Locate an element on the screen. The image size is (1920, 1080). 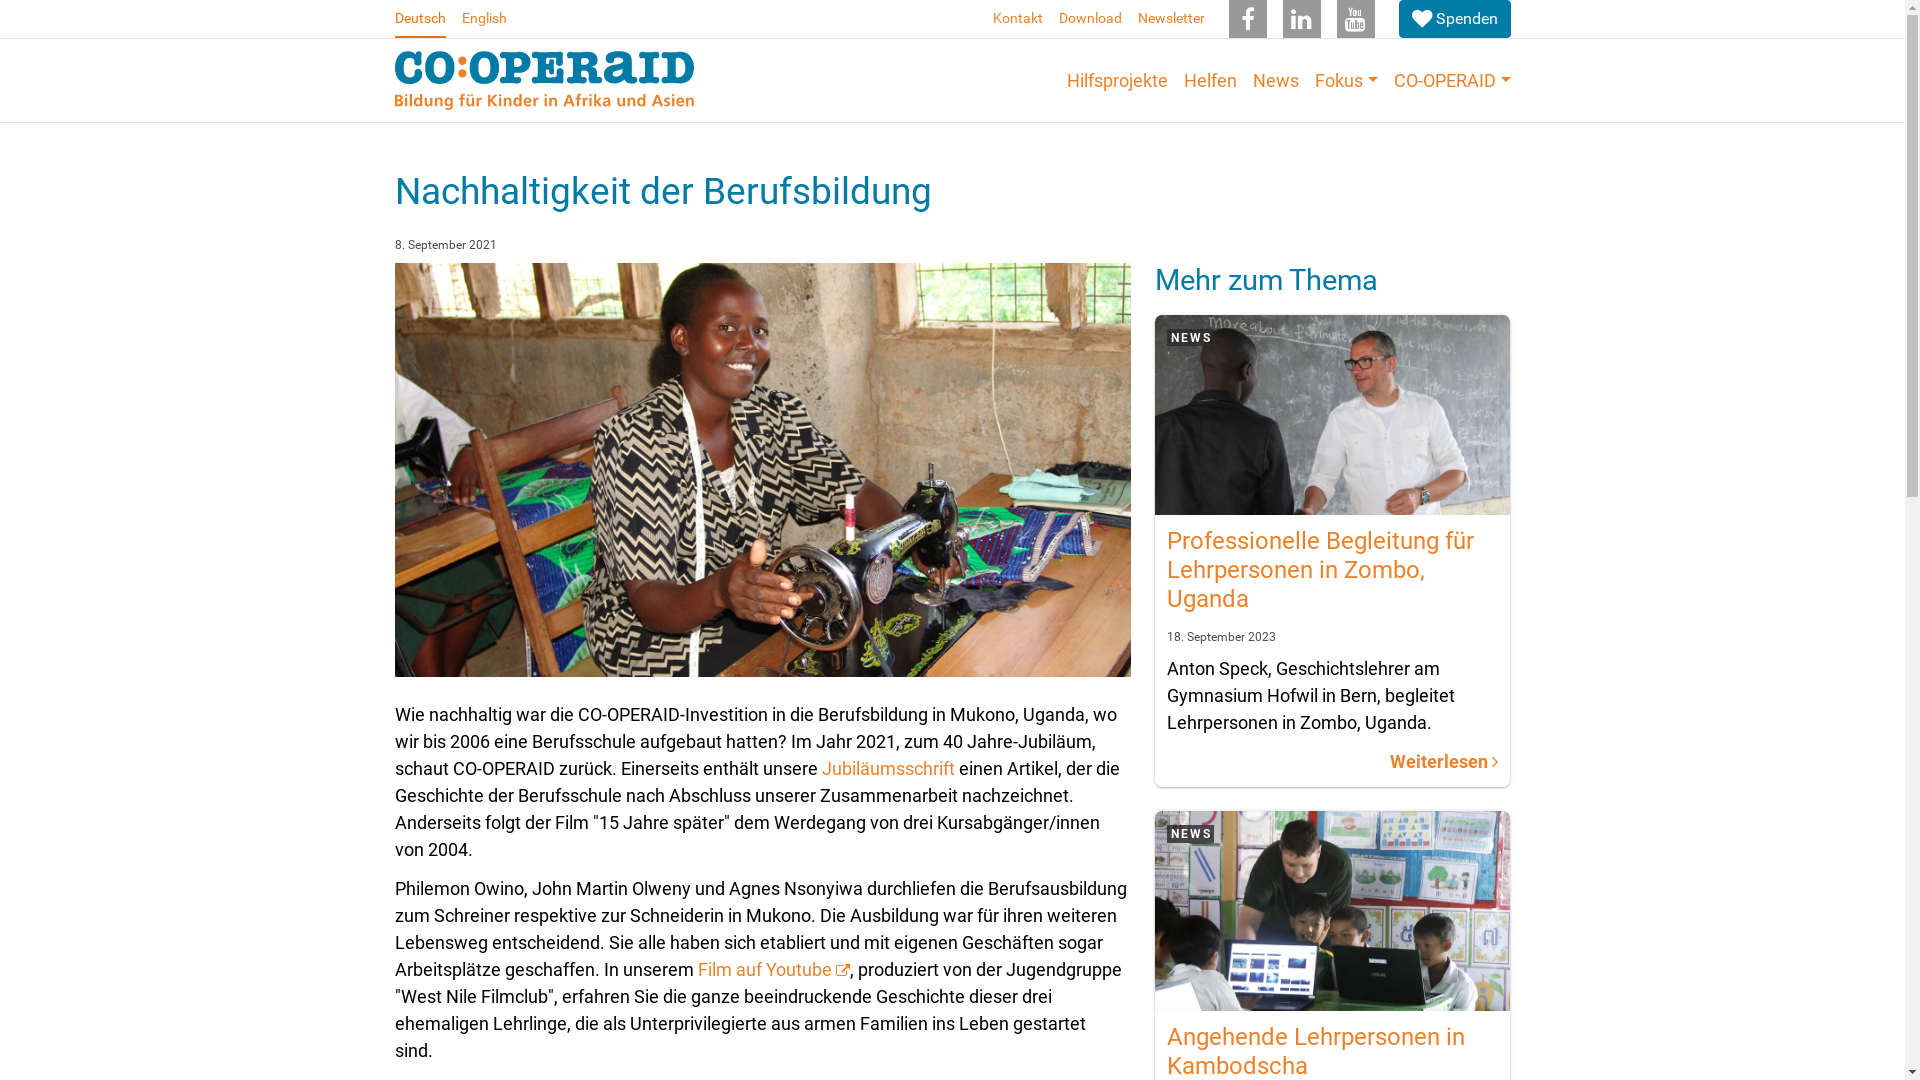
'Studierende PH Luzern in Kambodscha' is located at coordinates (1332, 910).